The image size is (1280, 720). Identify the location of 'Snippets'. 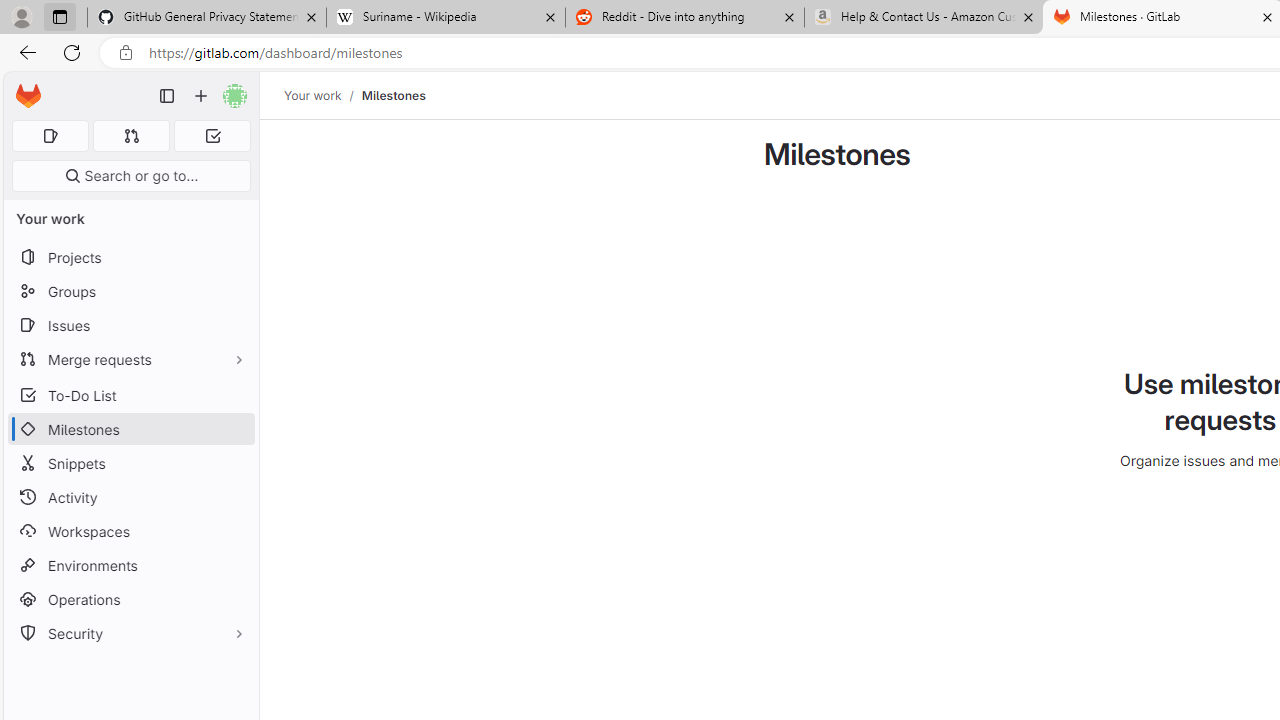
(130, 463).